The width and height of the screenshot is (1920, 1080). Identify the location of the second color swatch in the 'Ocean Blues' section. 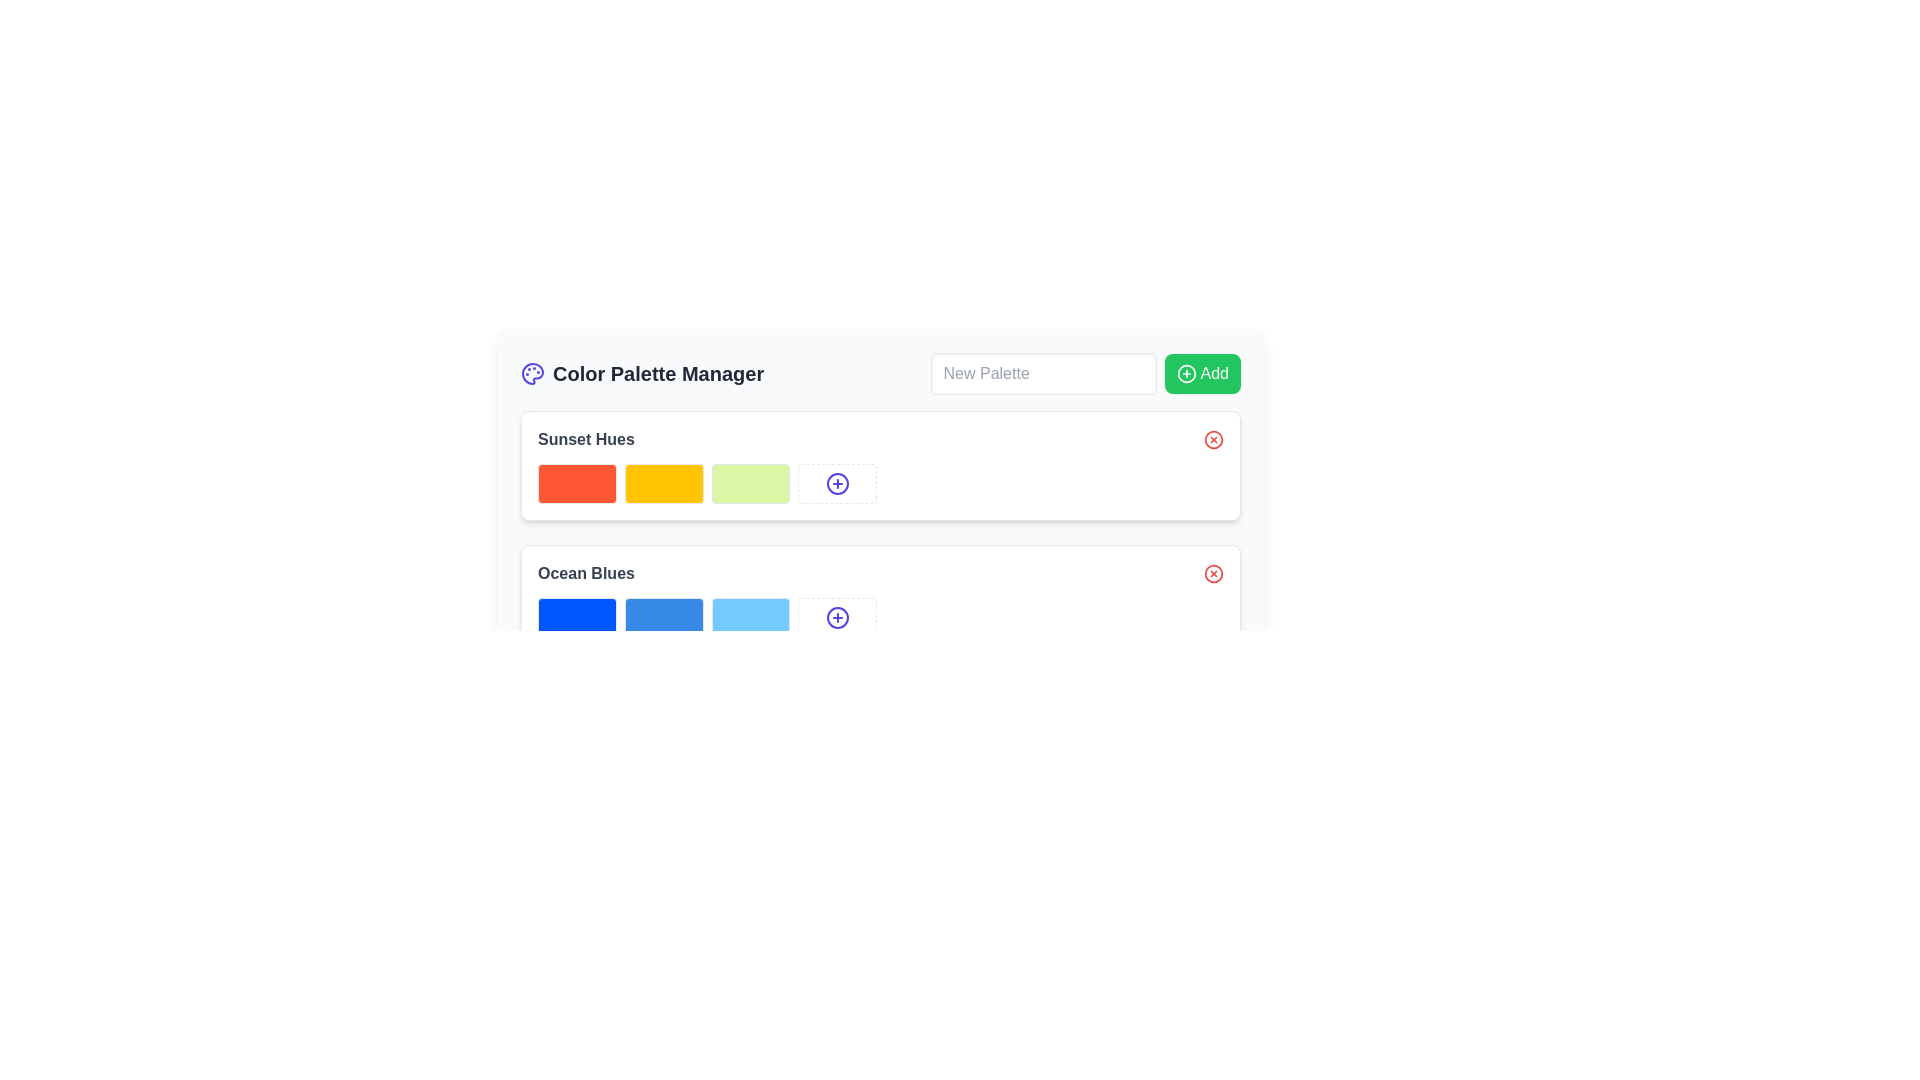
(664, 616).